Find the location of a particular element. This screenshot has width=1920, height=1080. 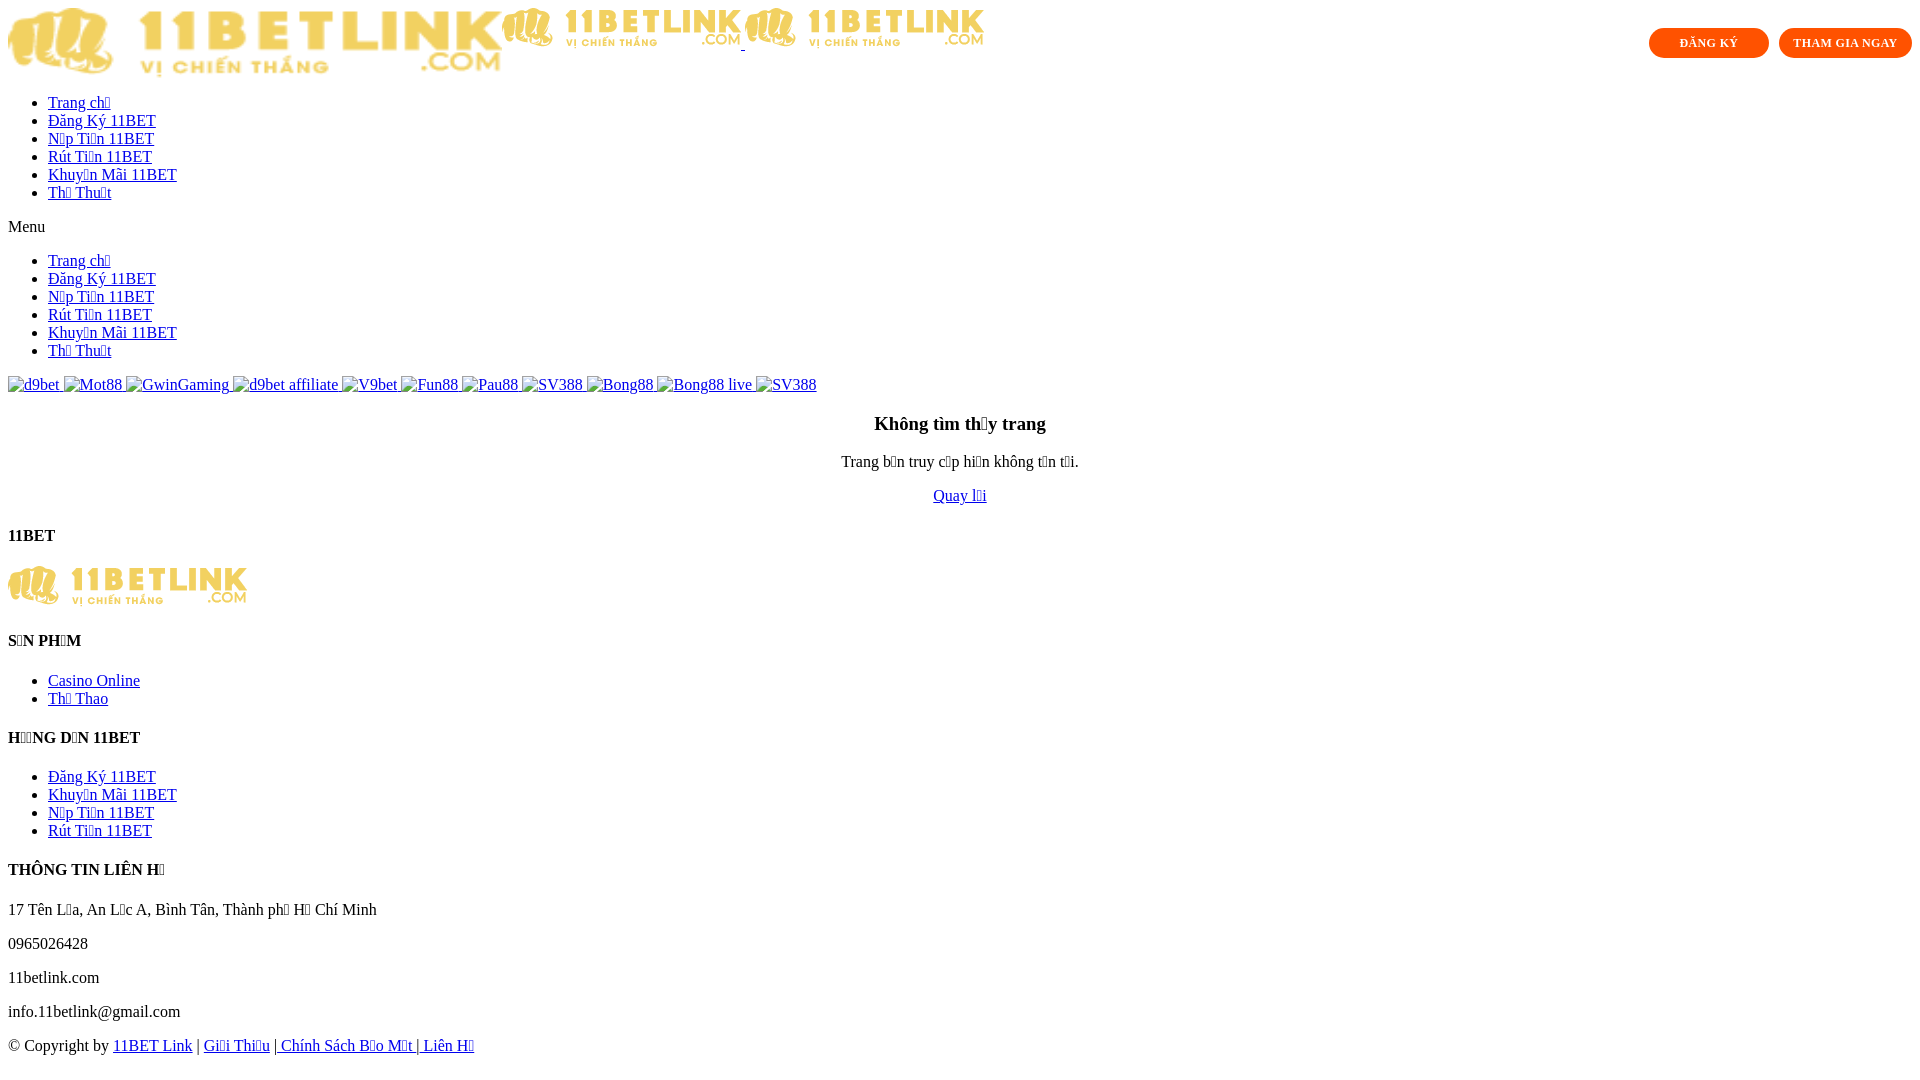

'V9bet' is located at coordinates (371, 384).